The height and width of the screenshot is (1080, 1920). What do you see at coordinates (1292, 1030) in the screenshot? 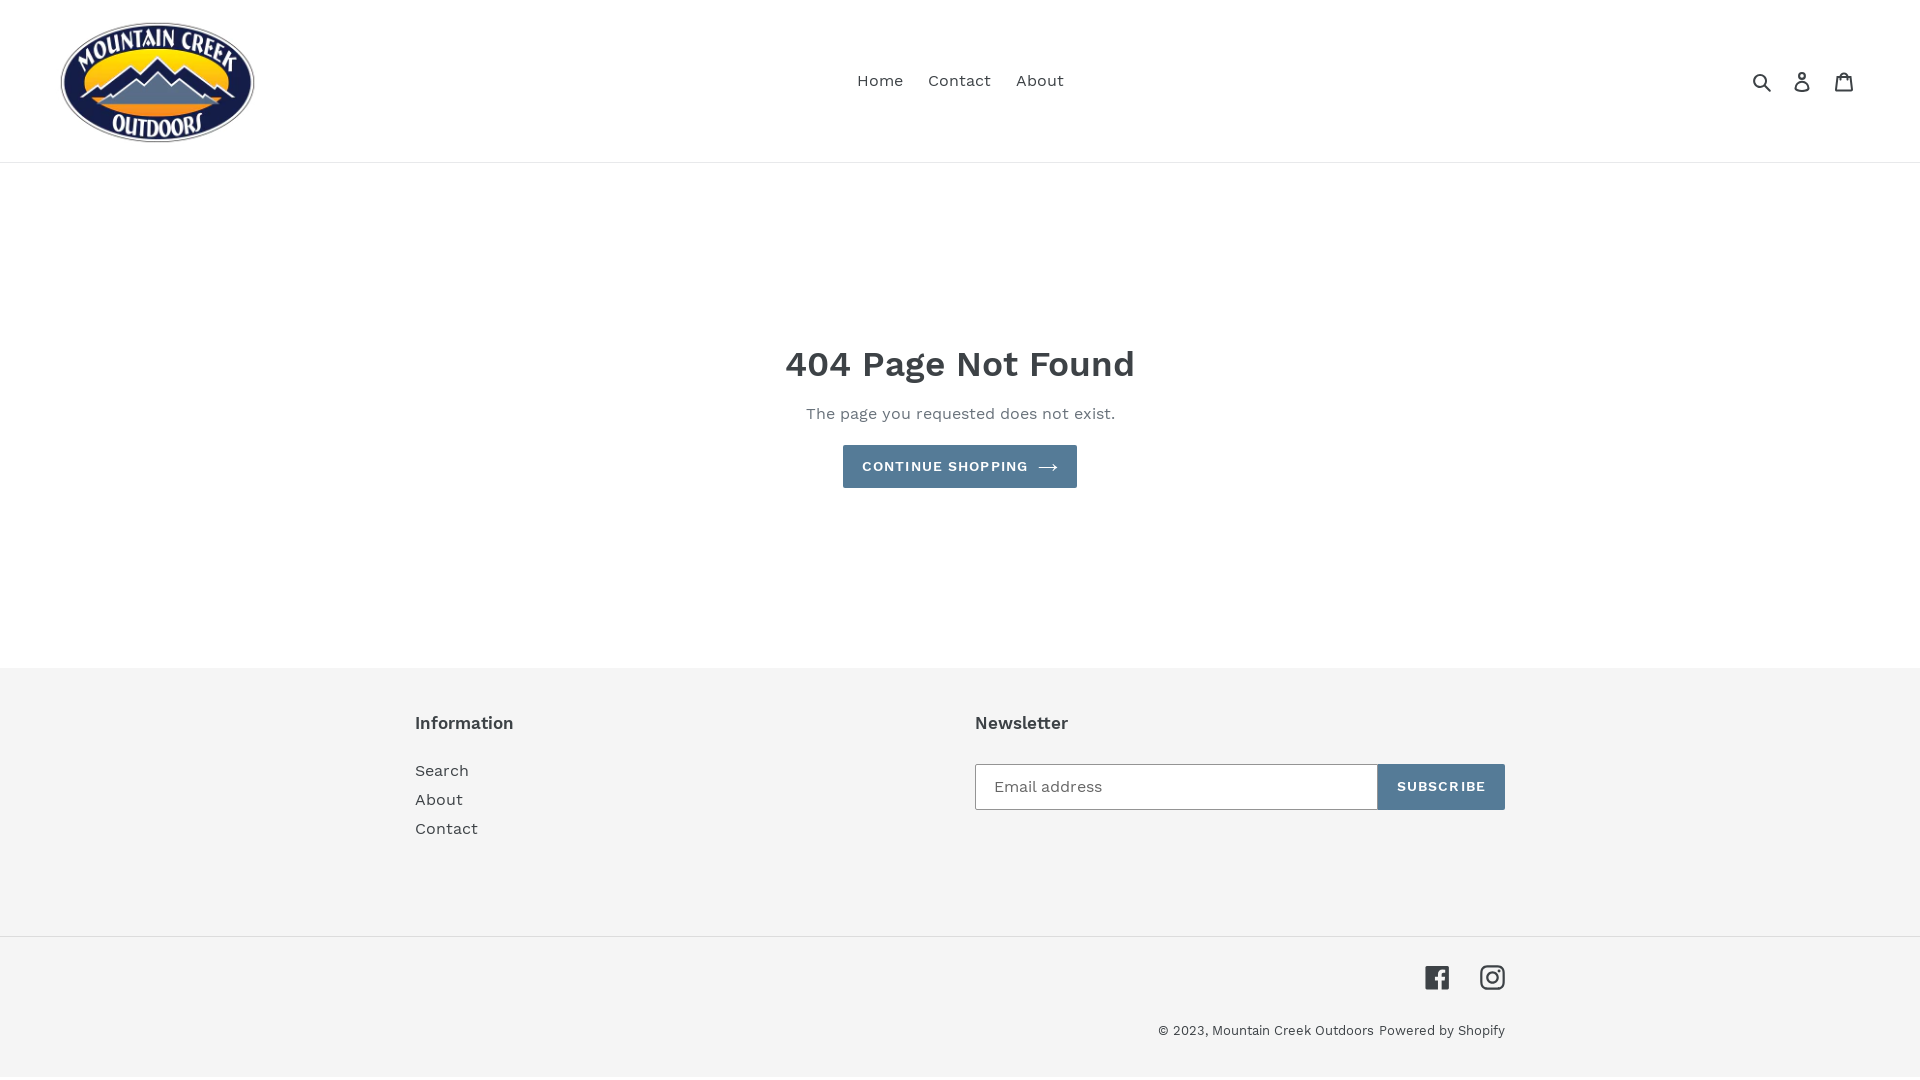
I see `'Mountain Creek Outdoors'` at bounding box center [1292, 1030].